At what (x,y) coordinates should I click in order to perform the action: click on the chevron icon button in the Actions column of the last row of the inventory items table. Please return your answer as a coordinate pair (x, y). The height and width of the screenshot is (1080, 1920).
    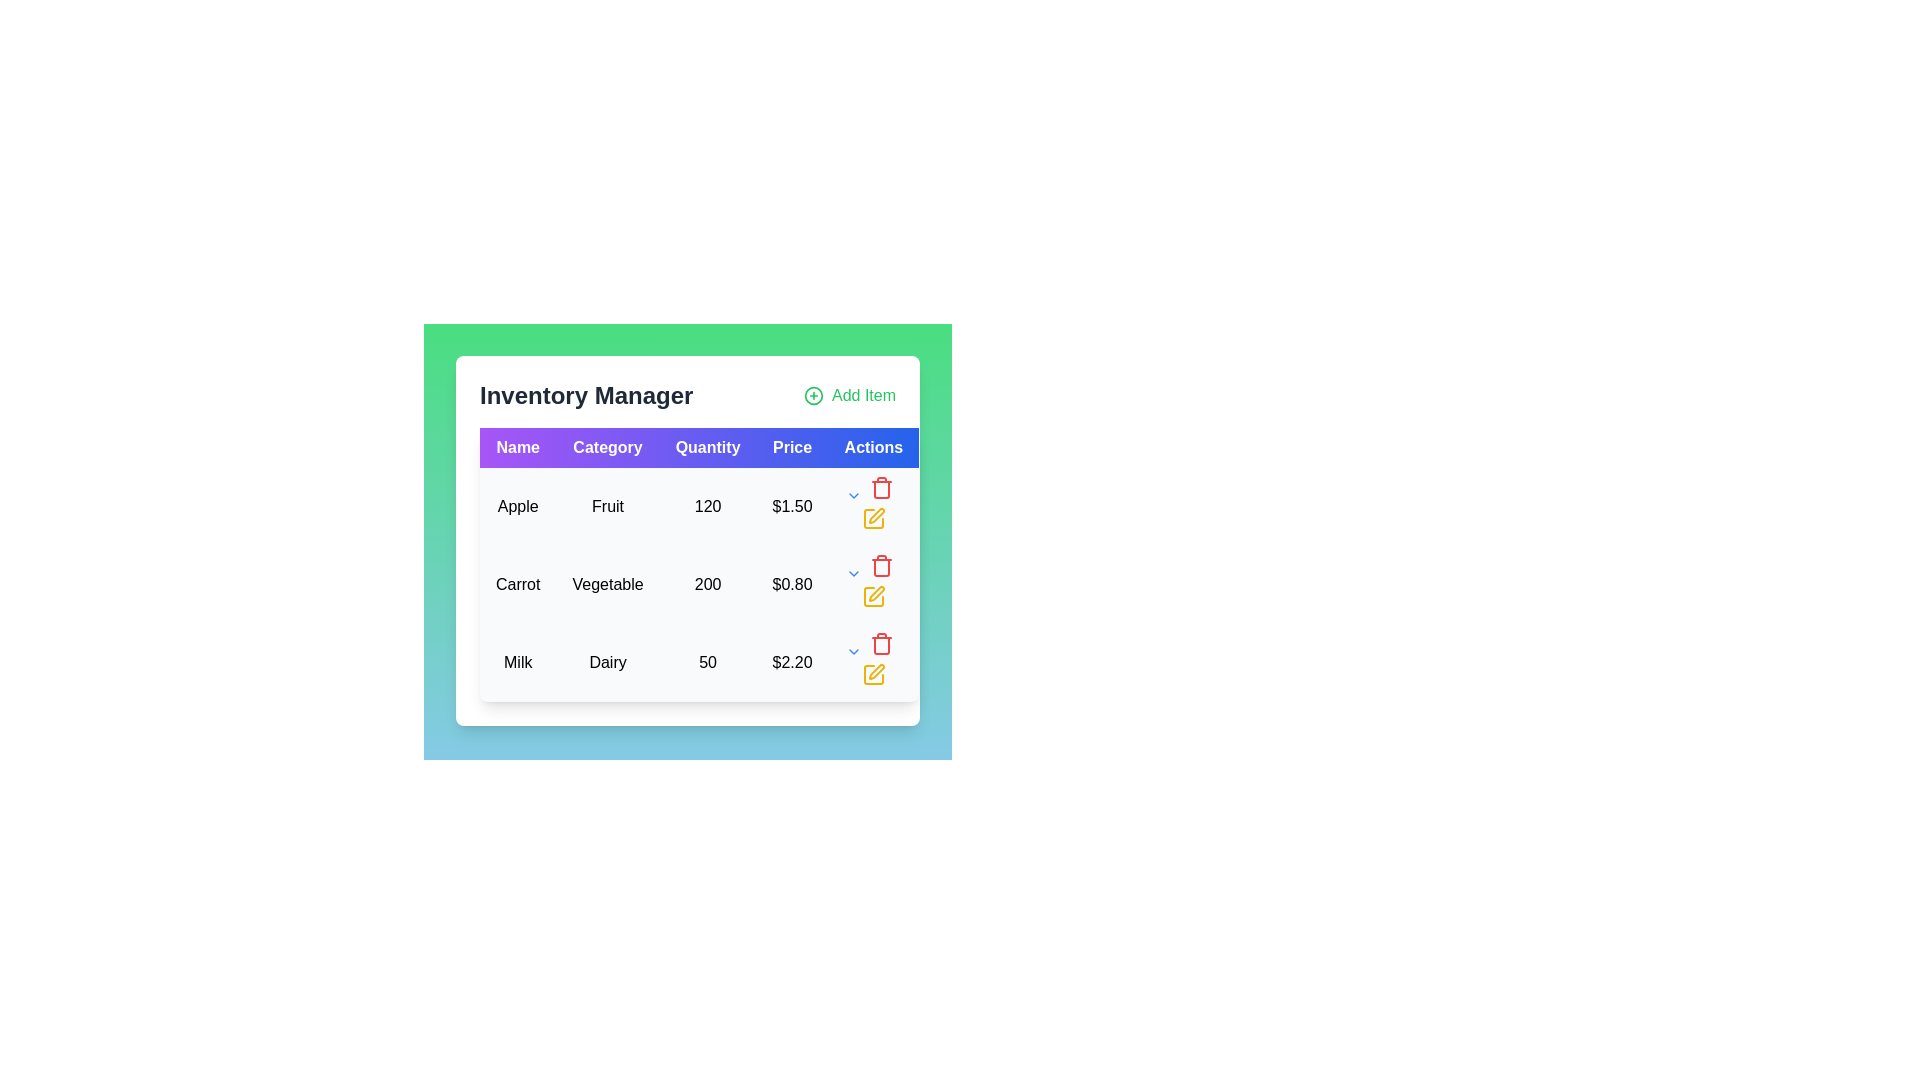
    Looking at the image, I should click on (853, 651).